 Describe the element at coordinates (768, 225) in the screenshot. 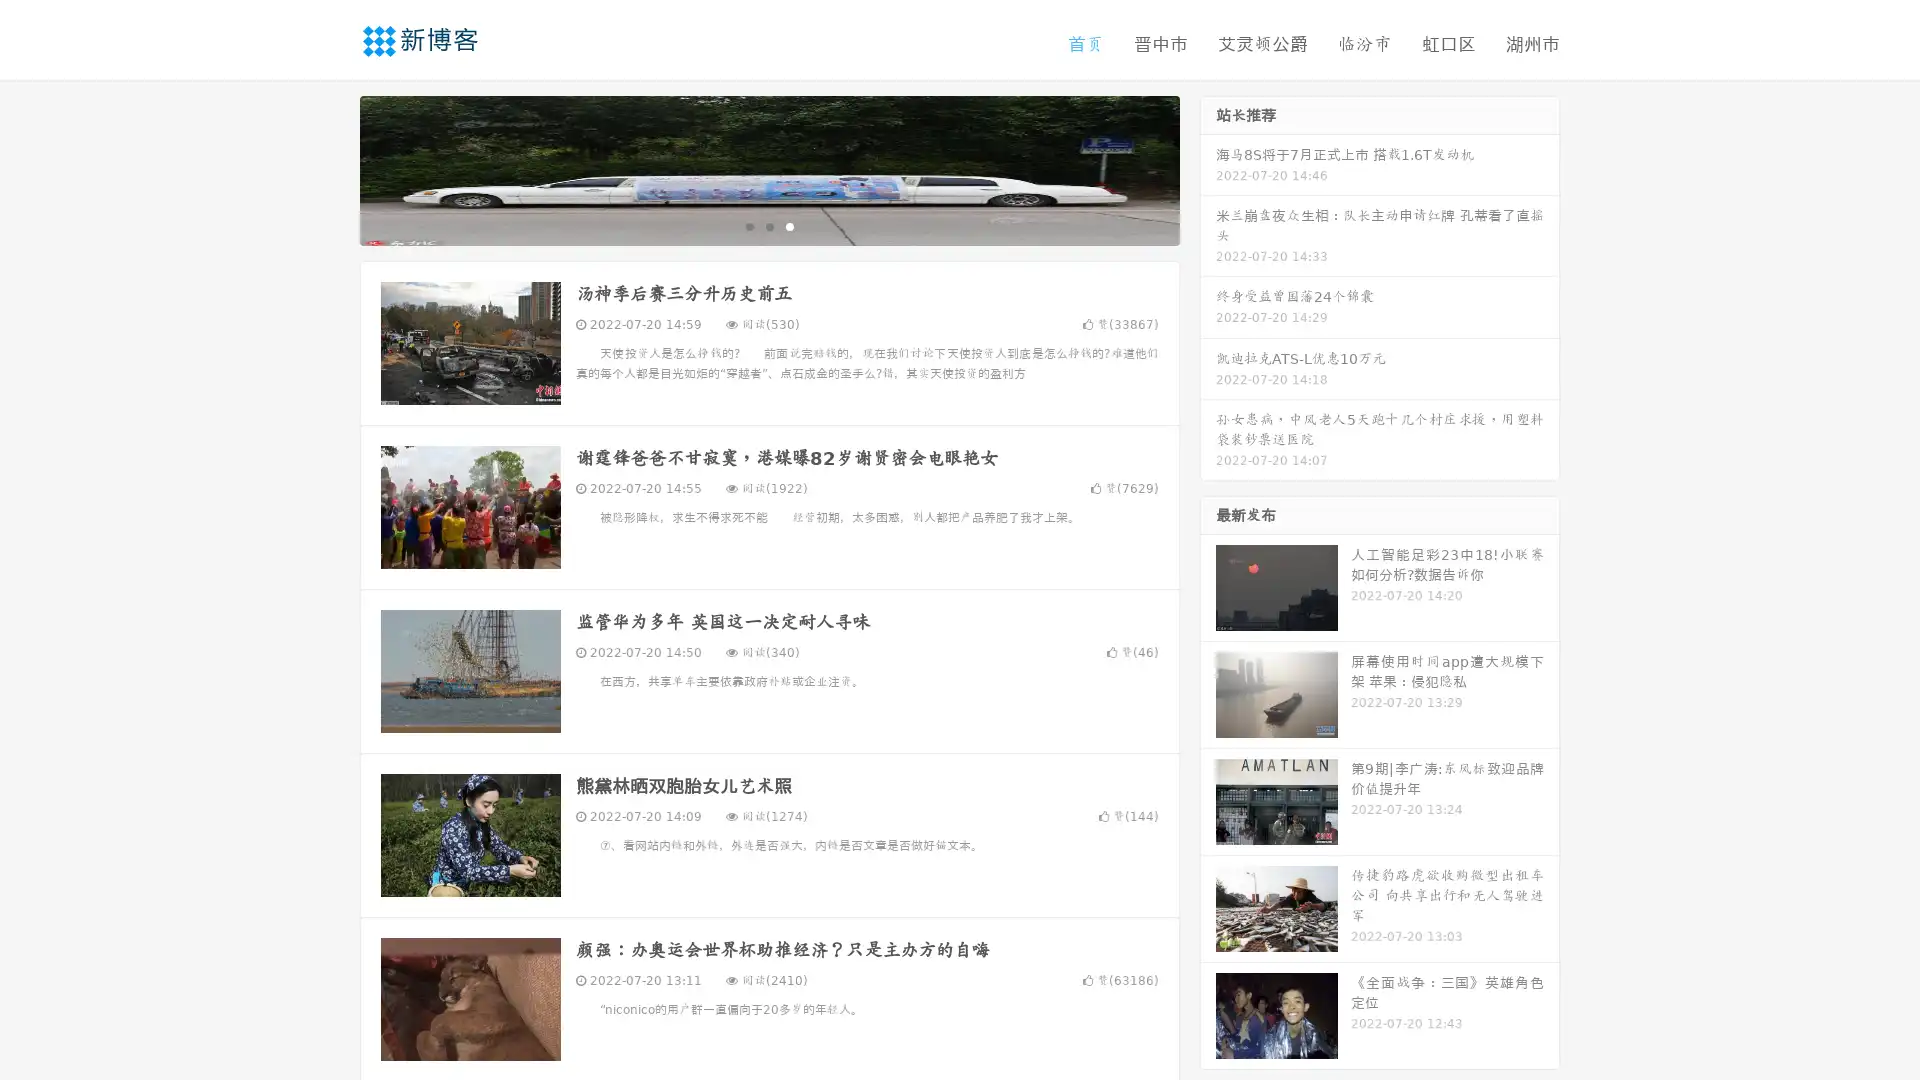

I see `Go to slide 2` at that location.